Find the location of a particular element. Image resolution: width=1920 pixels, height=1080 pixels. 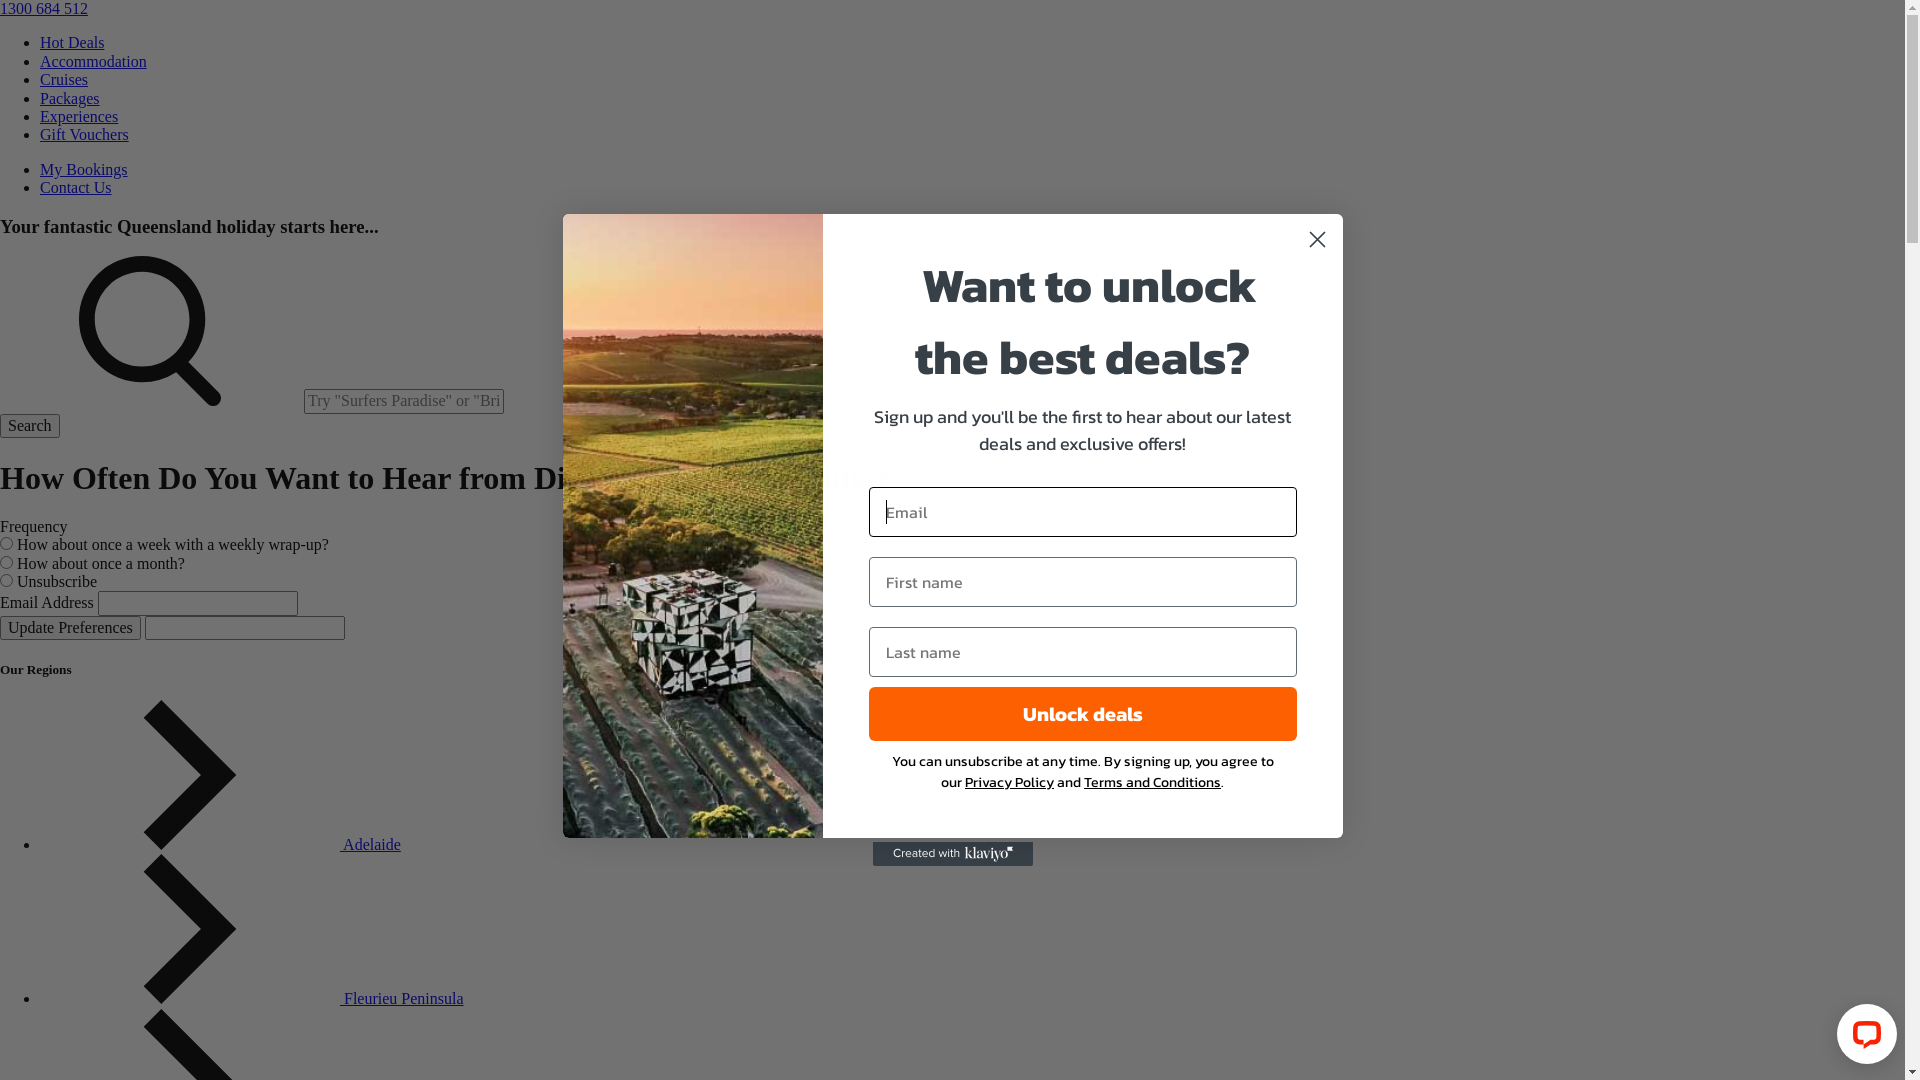

'Terms and Conditions' is located at coordinates (1152, 781).